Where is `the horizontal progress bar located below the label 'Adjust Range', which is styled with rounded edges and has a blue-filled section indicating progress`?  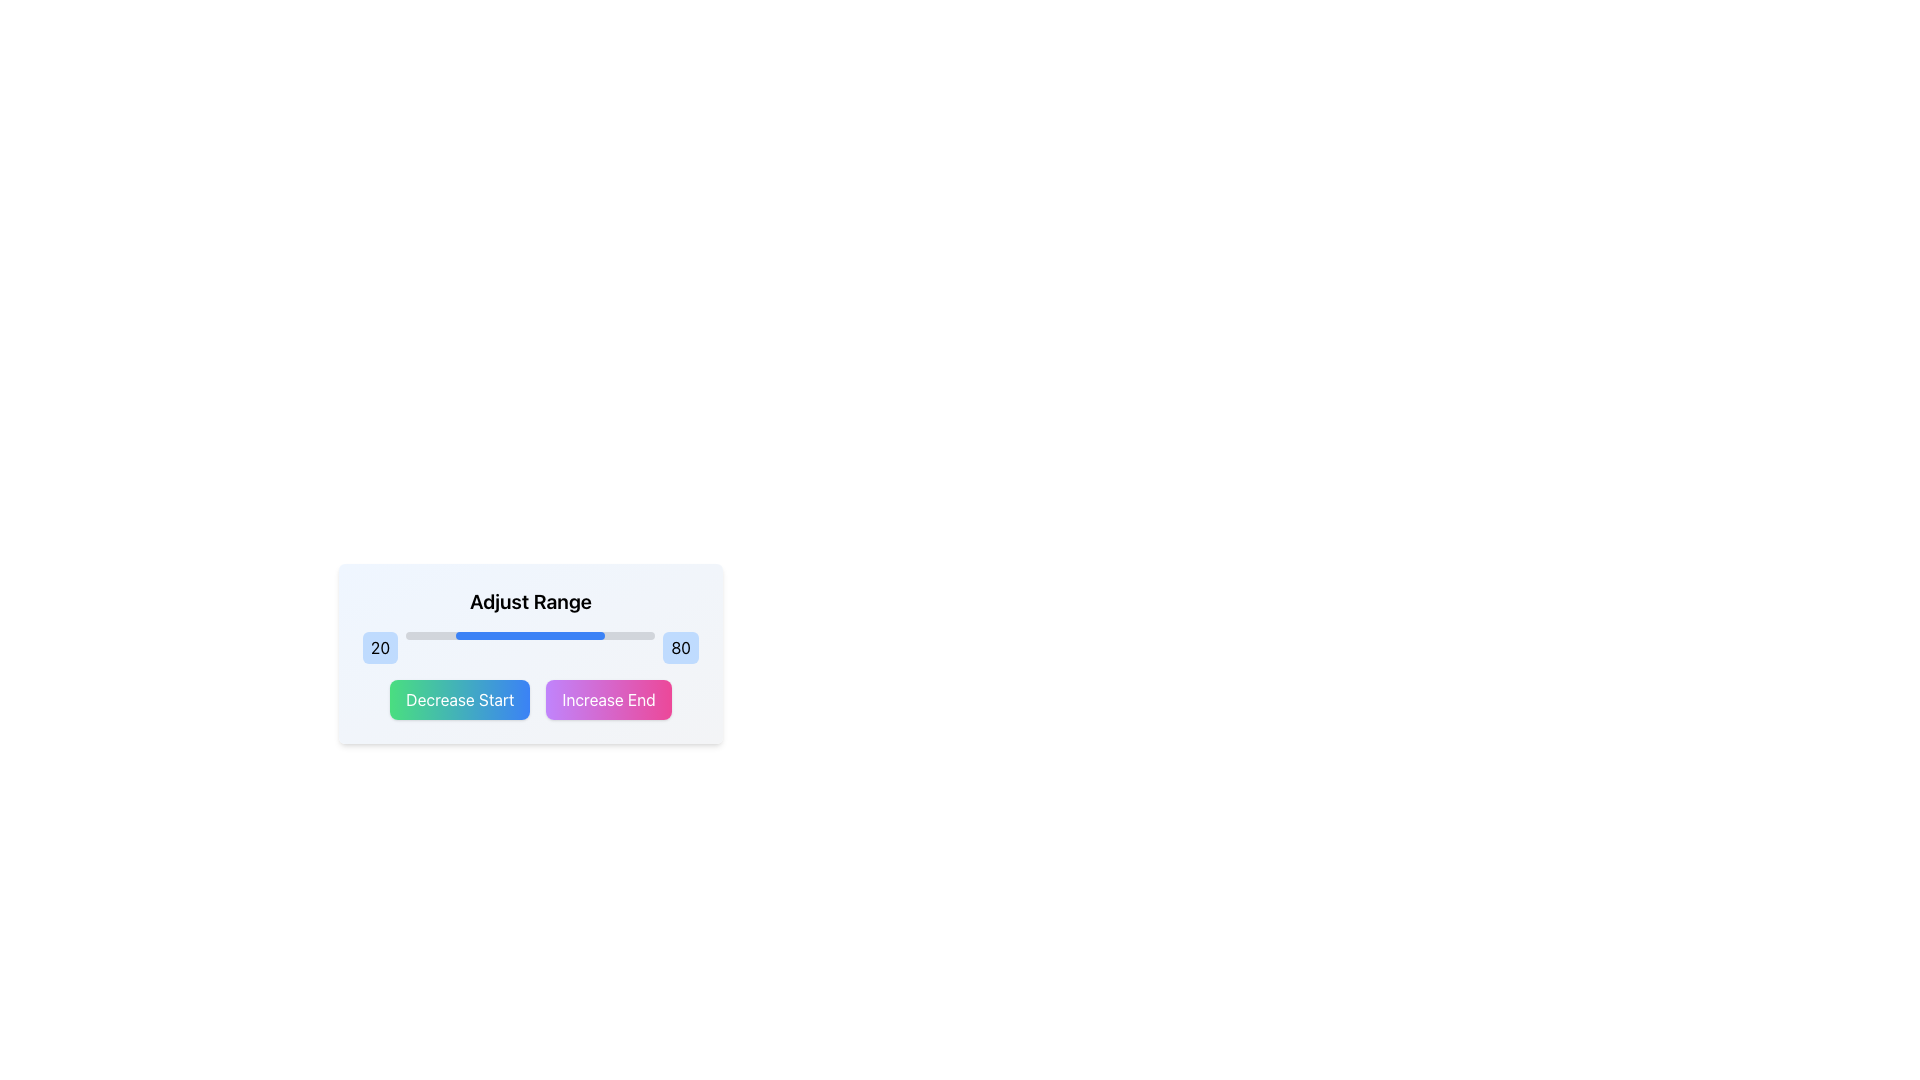
the horizontal progress bar located below the label 'Adjust Range', which is styled with rounded edges and has a blue-filled section indicating progress is located at coordinates (530, 636).